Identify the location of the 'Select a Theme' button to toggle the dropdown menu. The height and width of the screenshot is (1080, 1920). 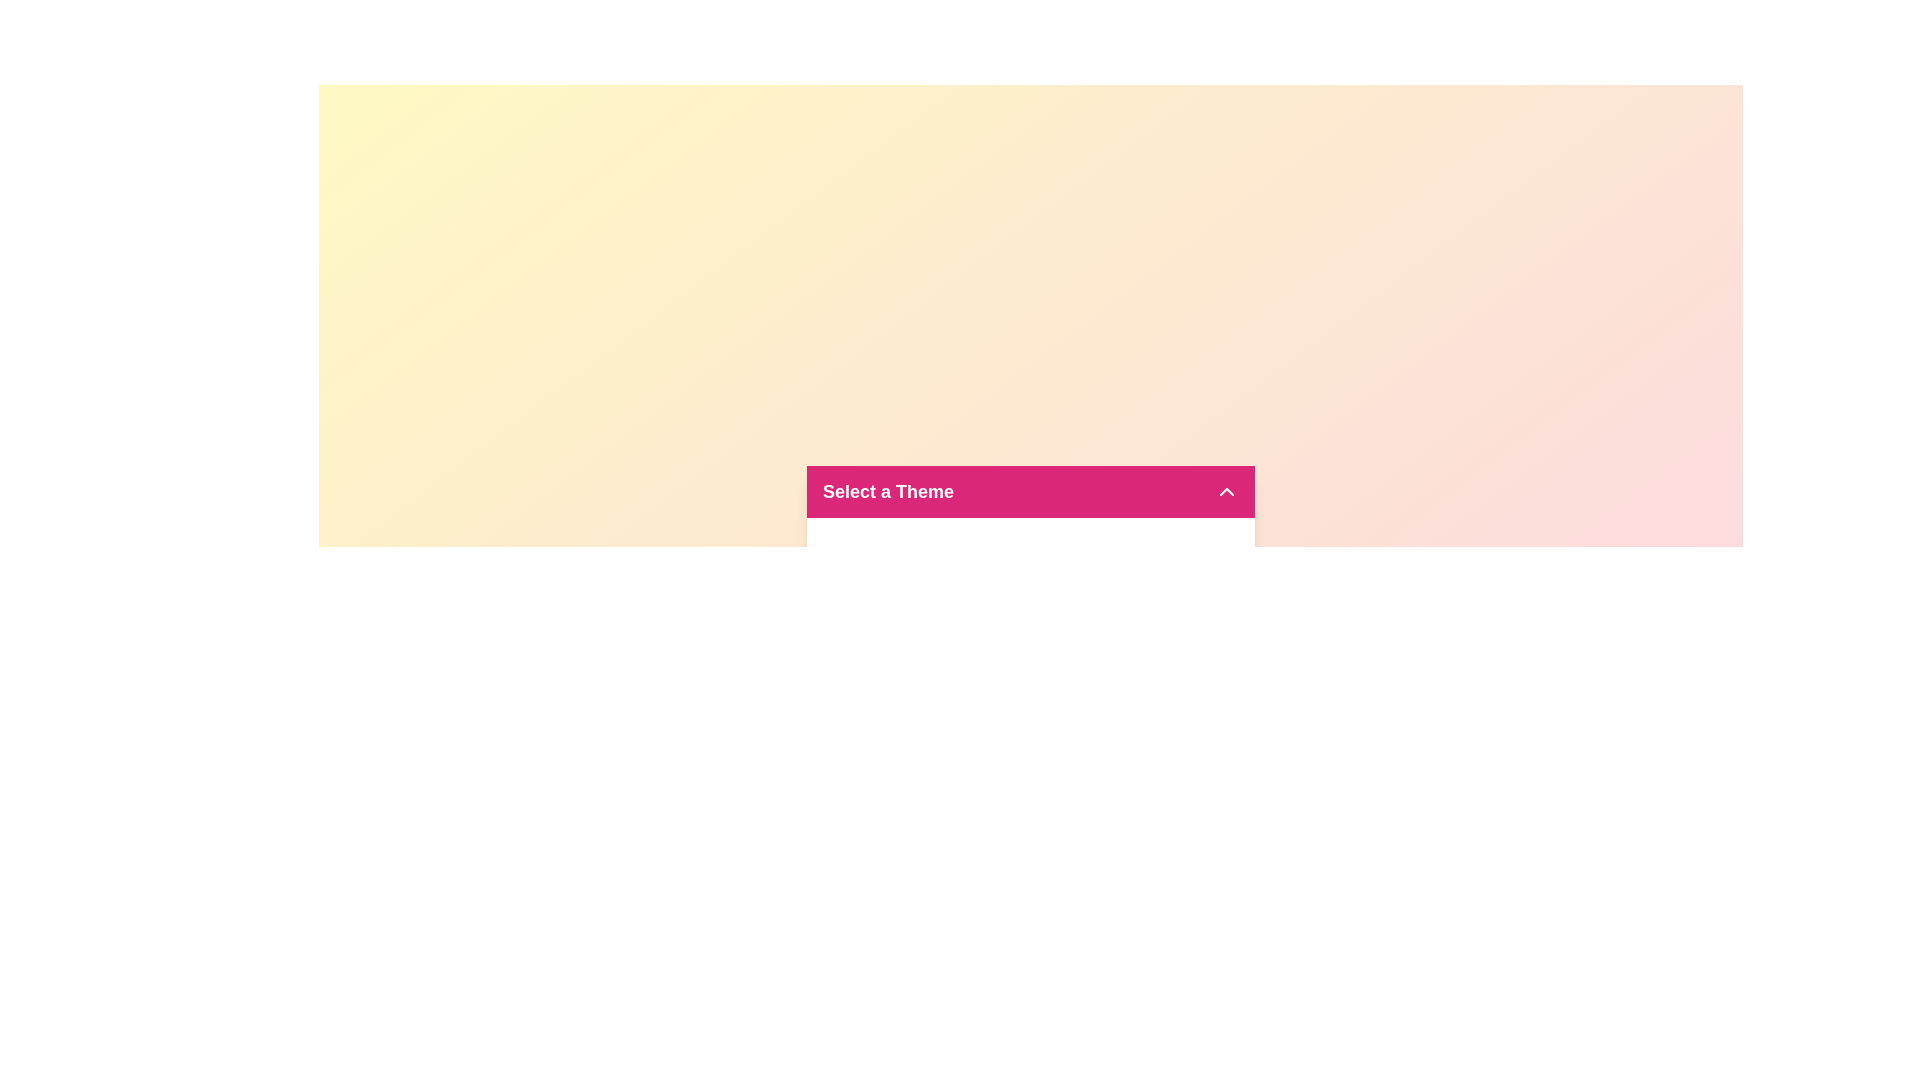
(1031, 492).